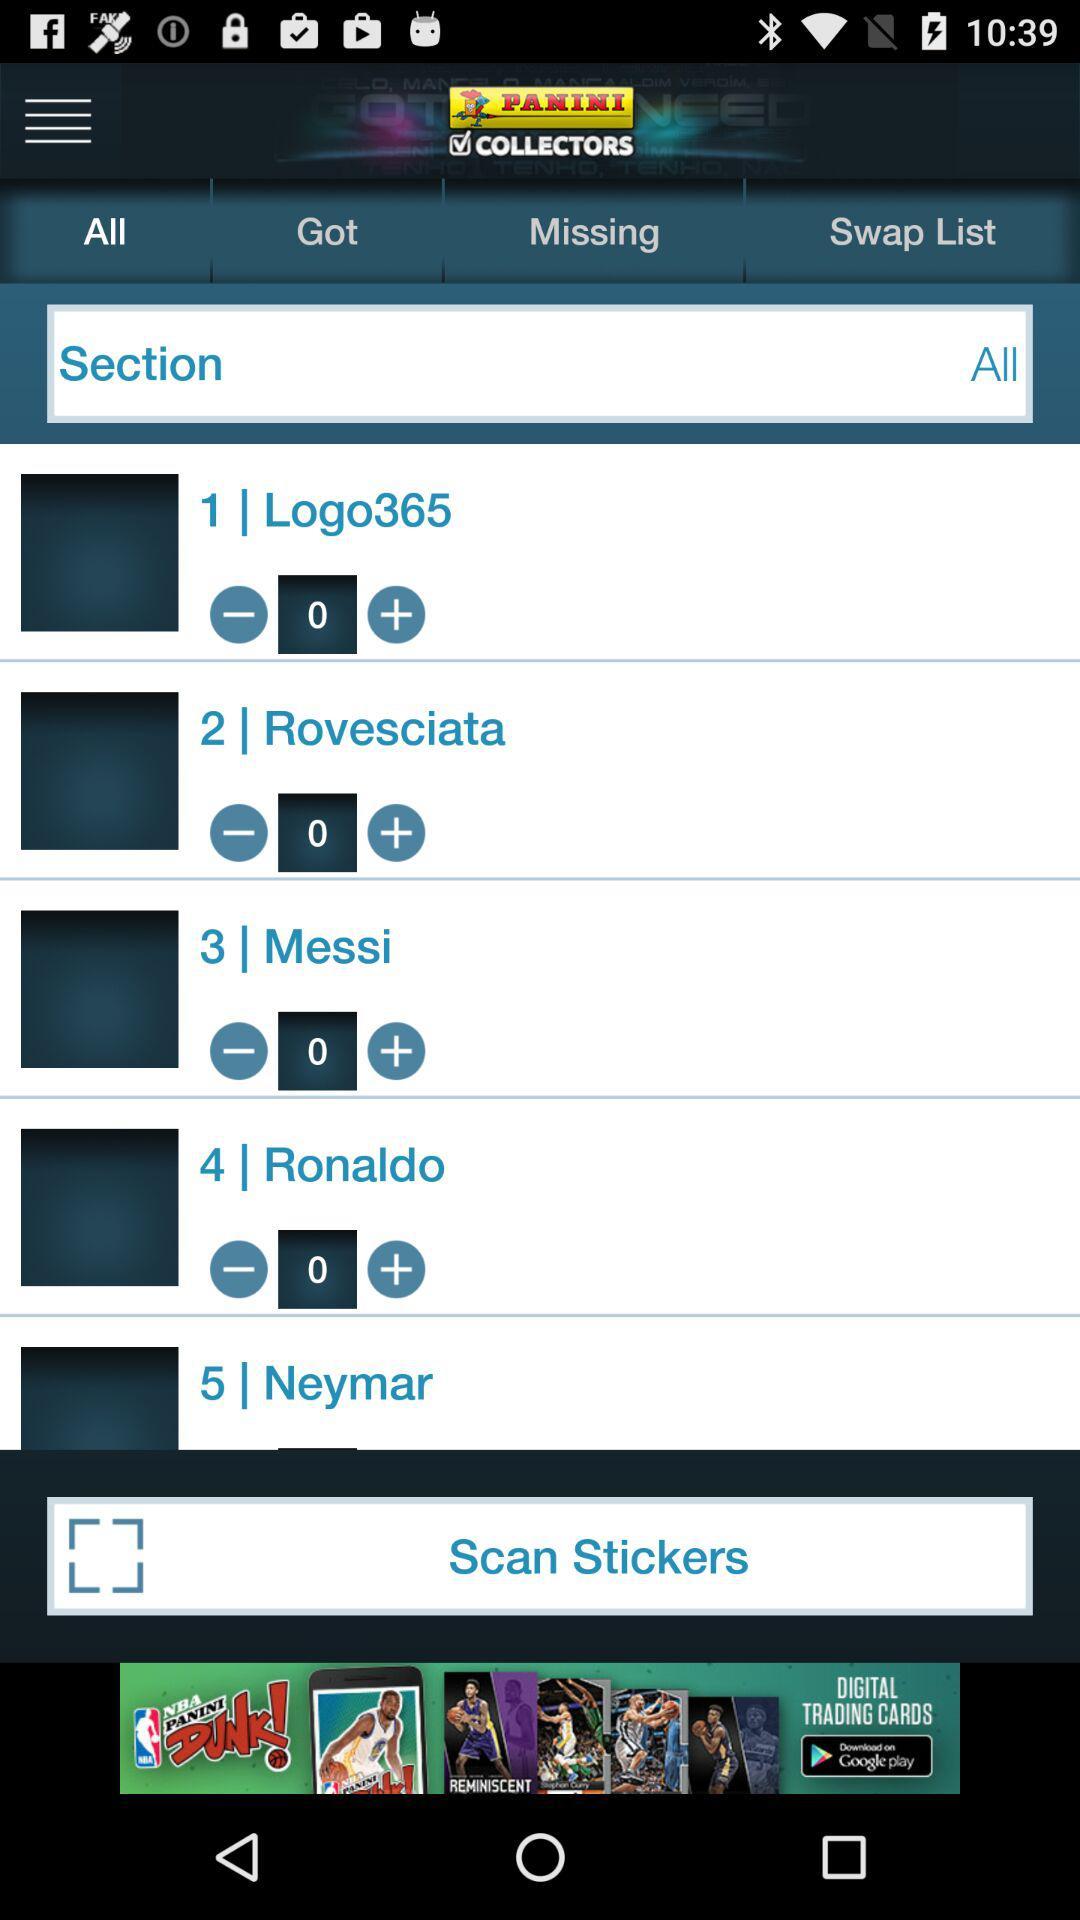  Describe the element at coordinates (396, 832) in the screenshot. I see `rovesciata to shopping cart` at that location.